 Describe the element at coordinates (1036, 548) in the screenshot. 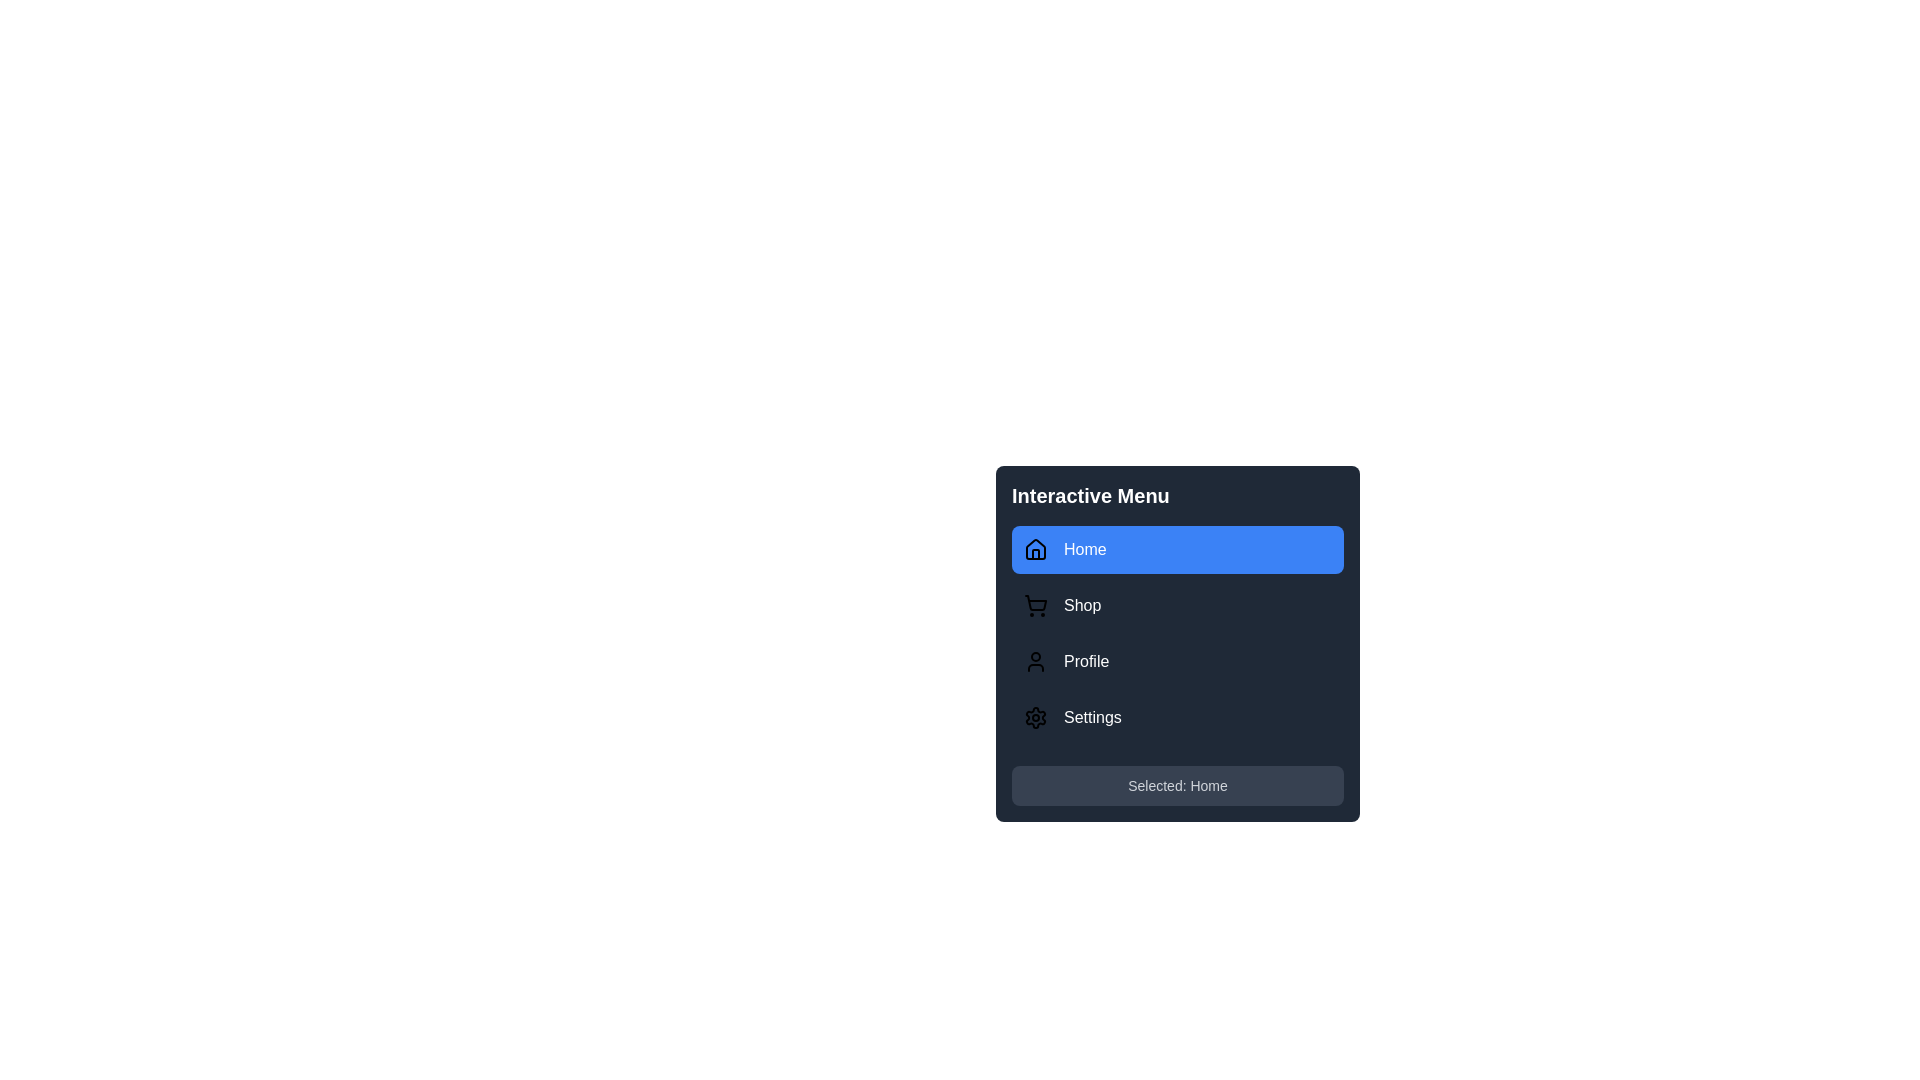

I see `the decorative SVG icon of a house located in the navigation menu, positioned left of the 'Home' text label` at that location.